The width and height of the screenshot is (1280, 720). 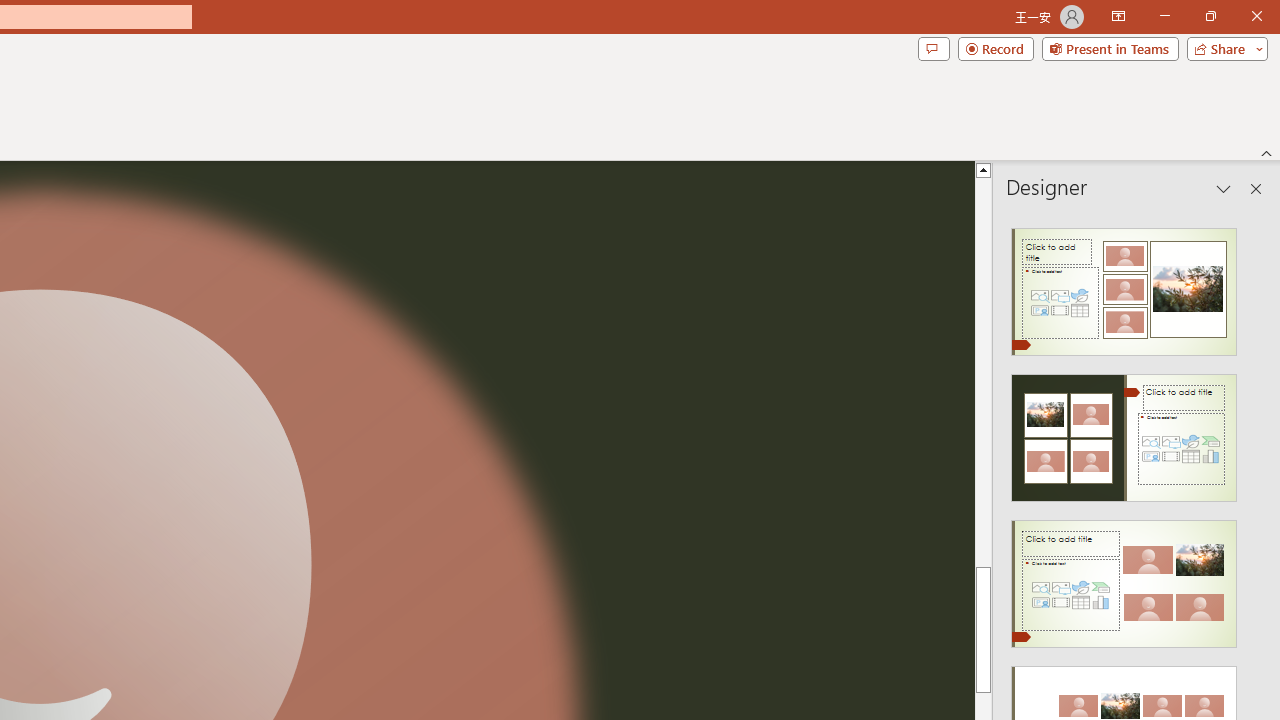 What do you see at coordinates (1164, 16) in the screenshot?
I see `'Minimize'` at bounding box center [1164, 16].